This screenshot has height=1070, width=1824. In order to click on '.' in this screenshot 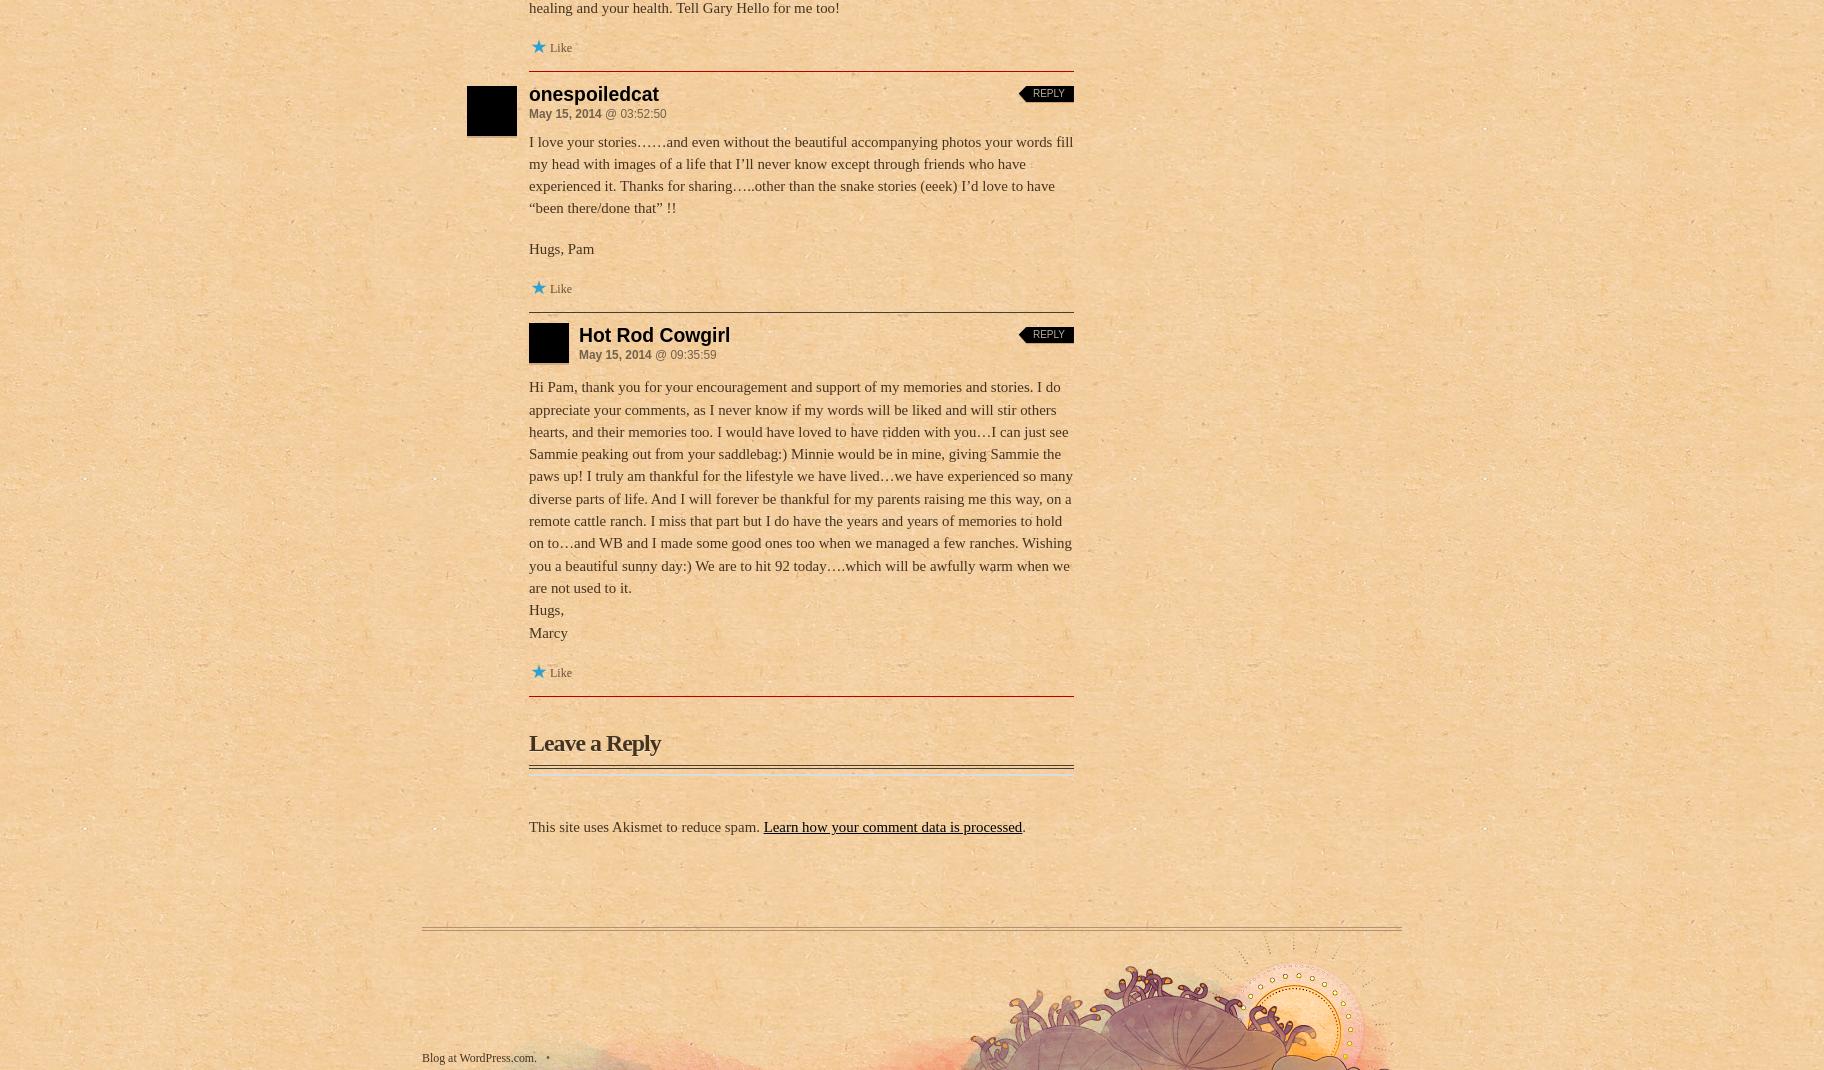, I will do `click(1022, 827)`.